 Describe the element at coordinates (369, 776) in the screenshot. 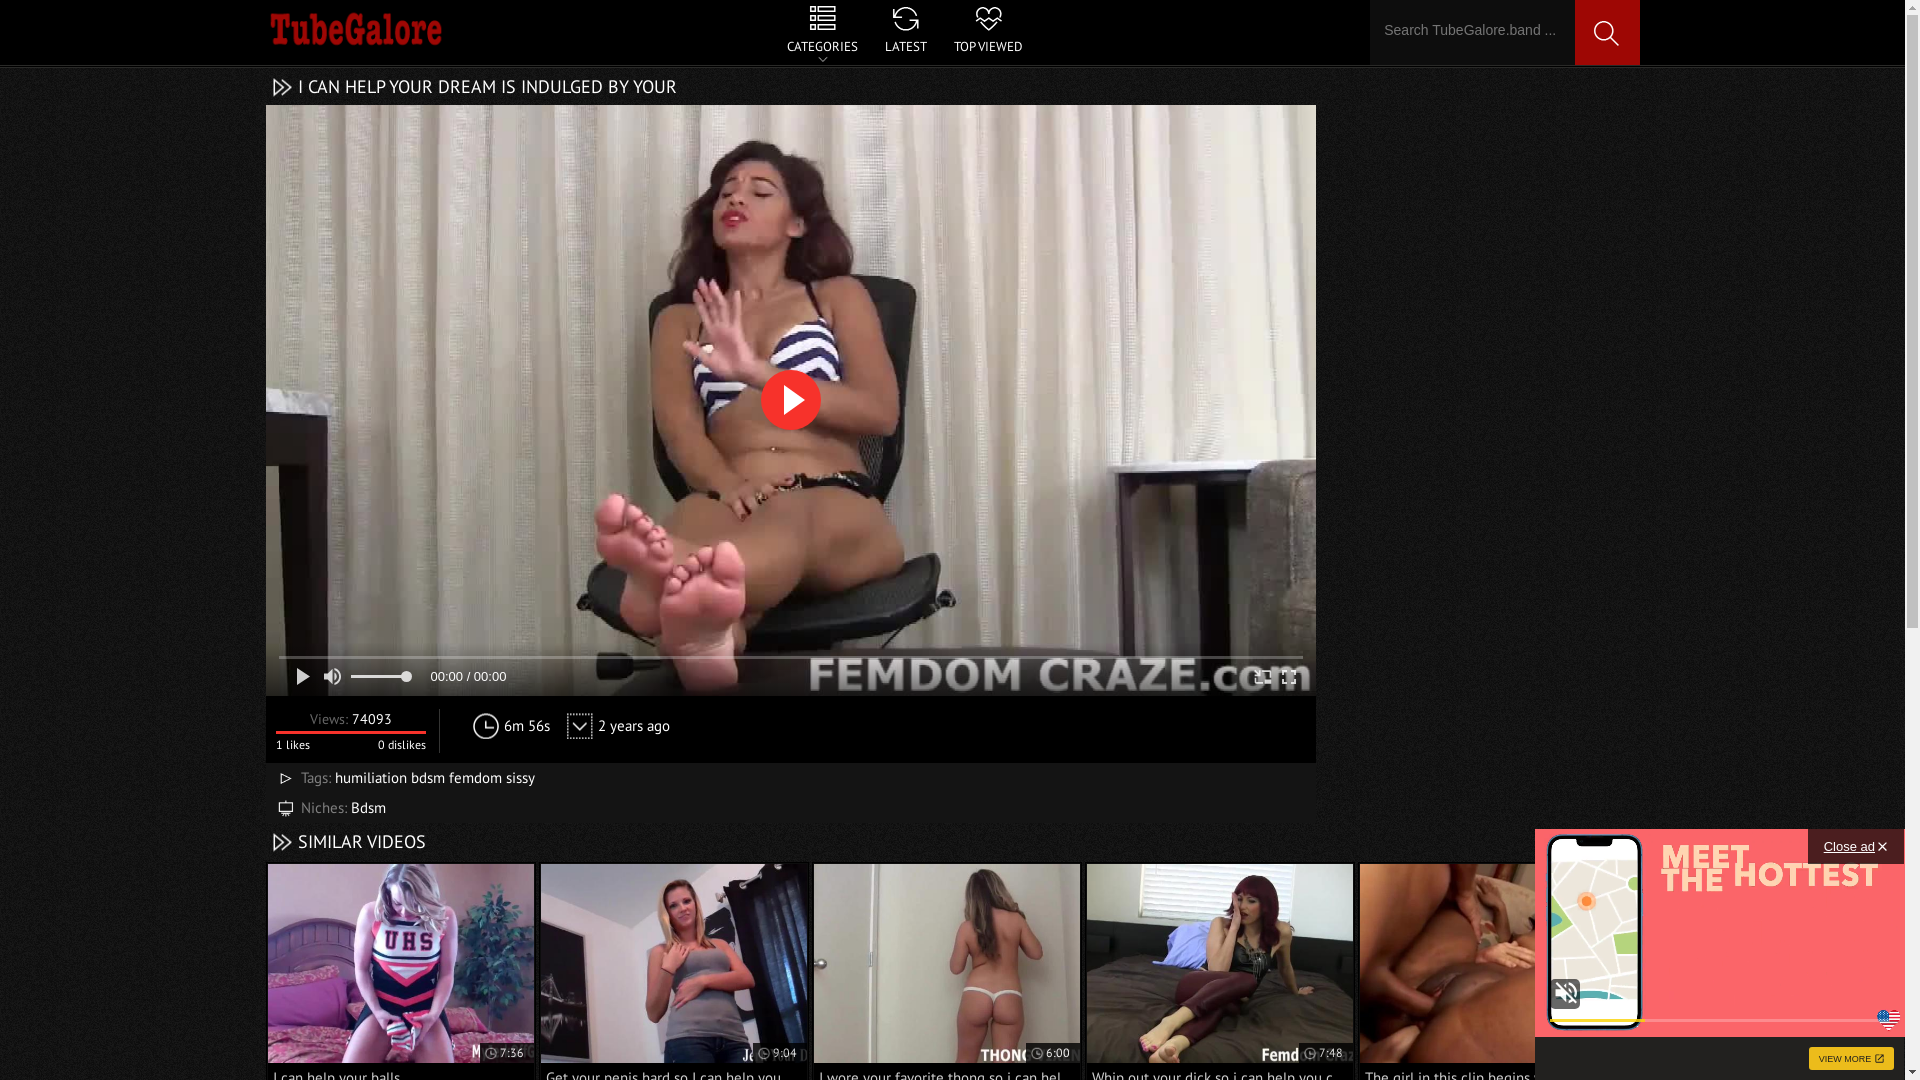

I see `'humiliation'` at that location.